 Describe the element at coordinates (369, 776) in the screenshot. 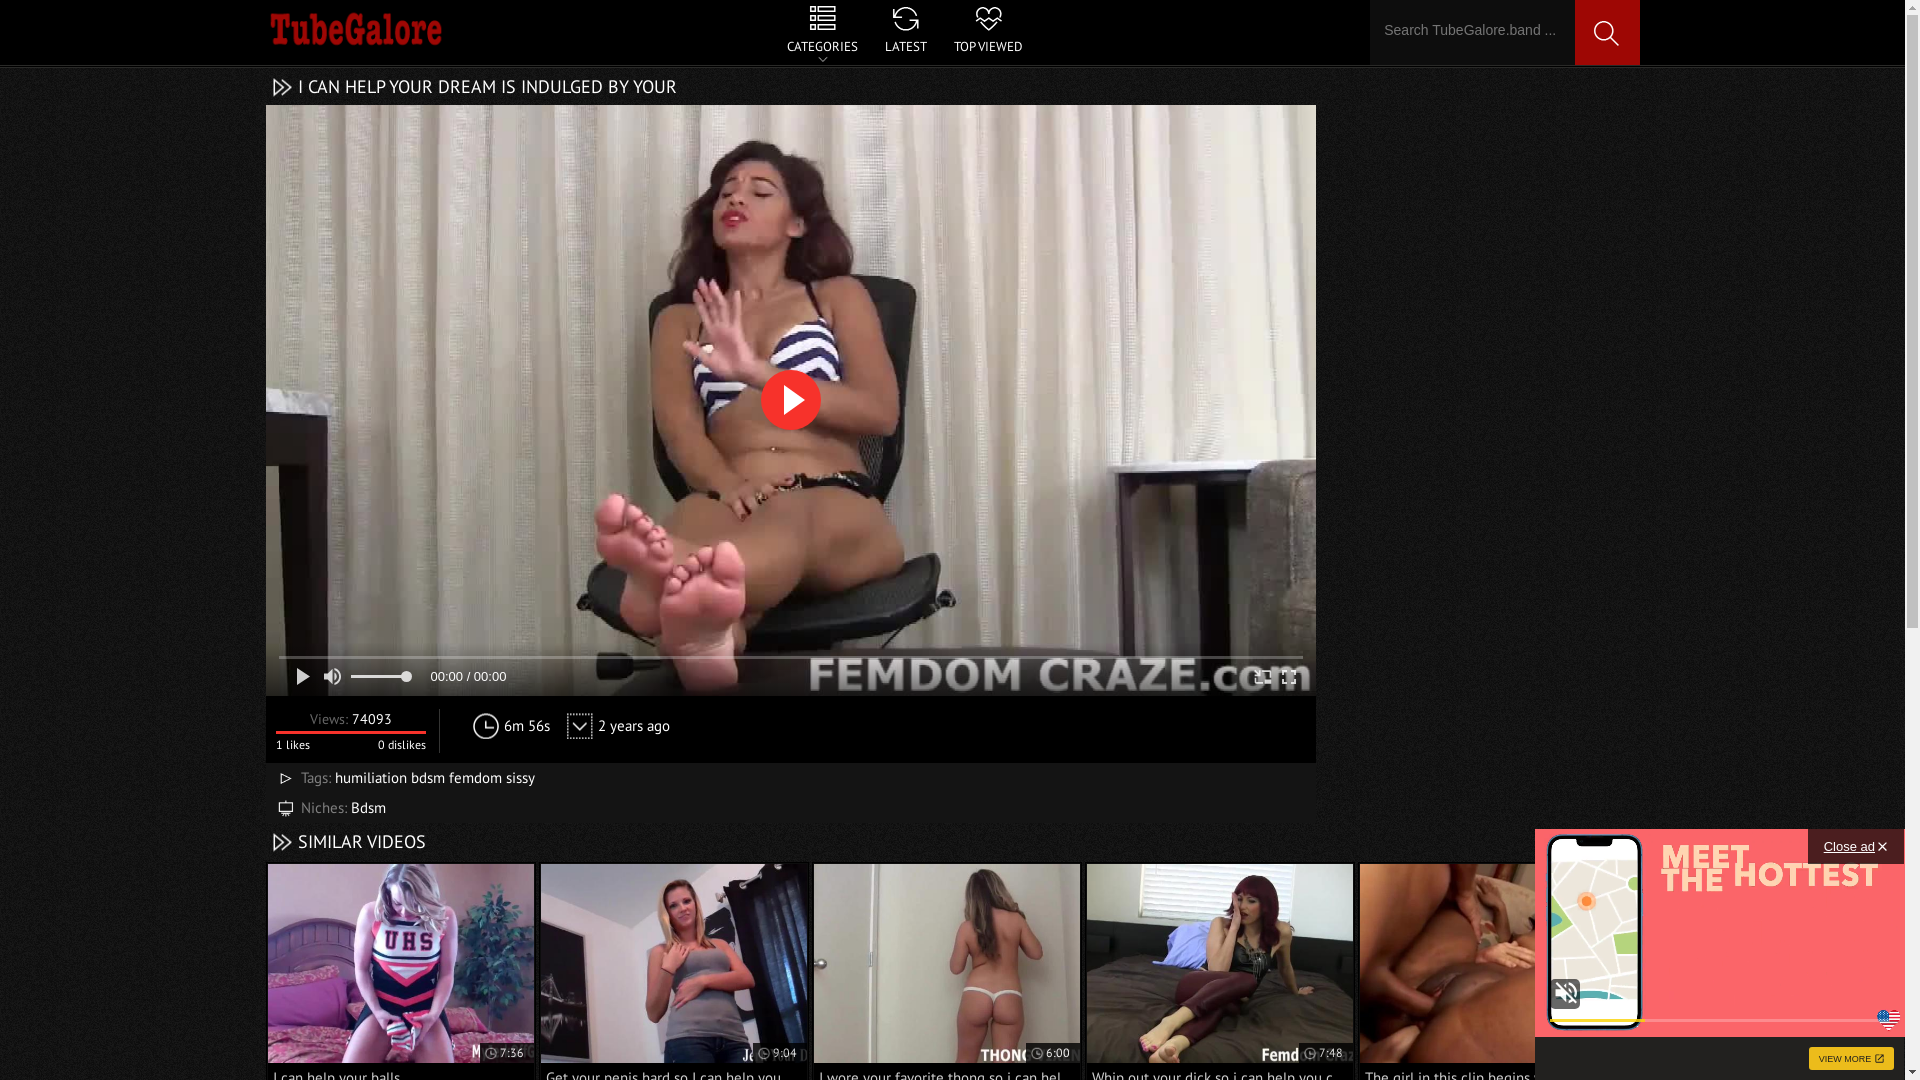

I see `'humiliation'` at that location.